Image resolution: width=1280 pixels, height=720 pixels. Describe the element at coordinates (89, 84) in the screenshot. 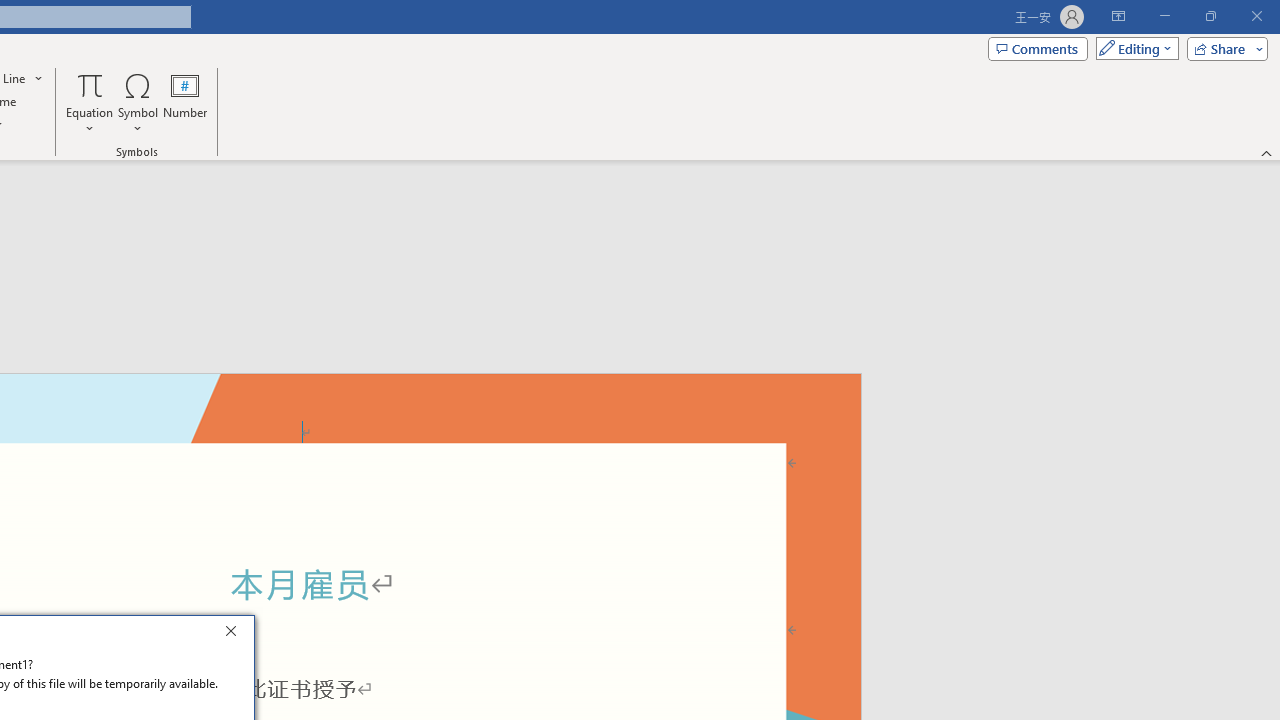

I see `'Equation'` at that location.